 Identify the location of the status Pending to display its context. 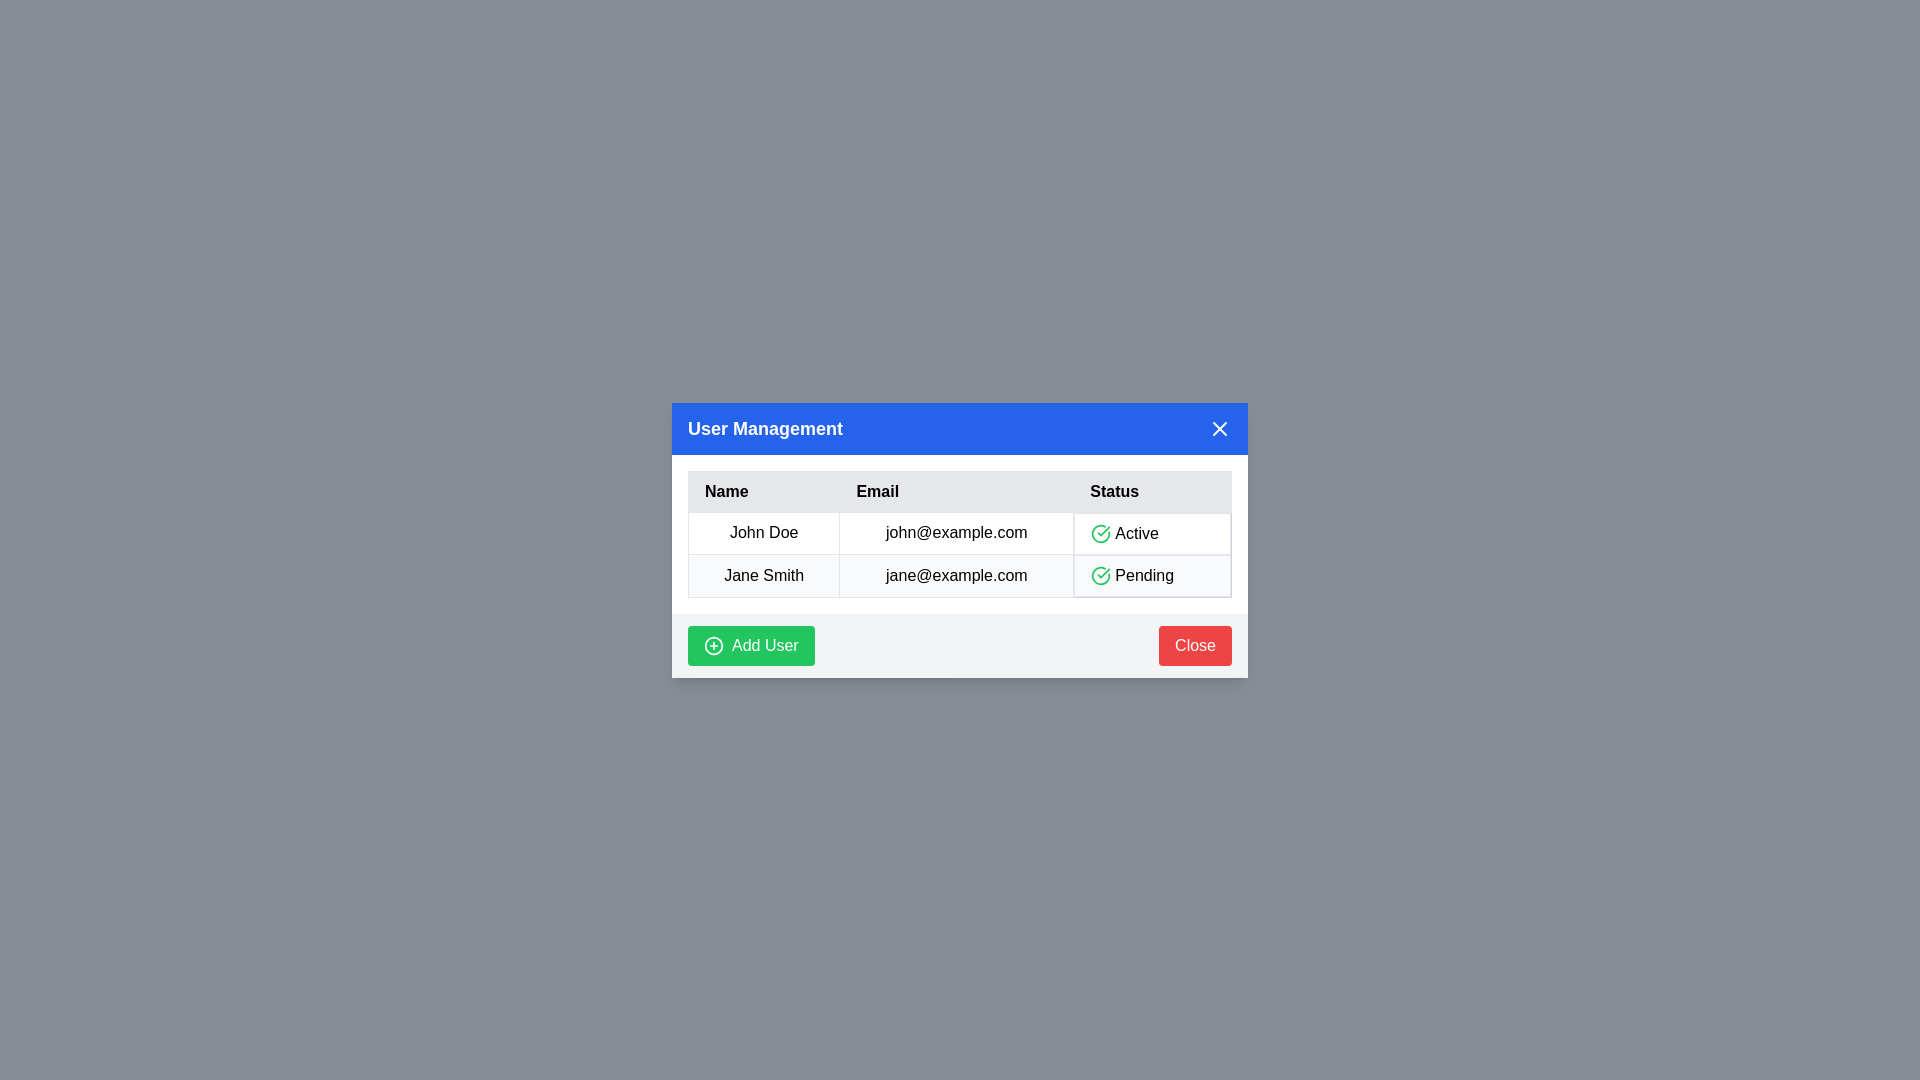
(1152, 575).